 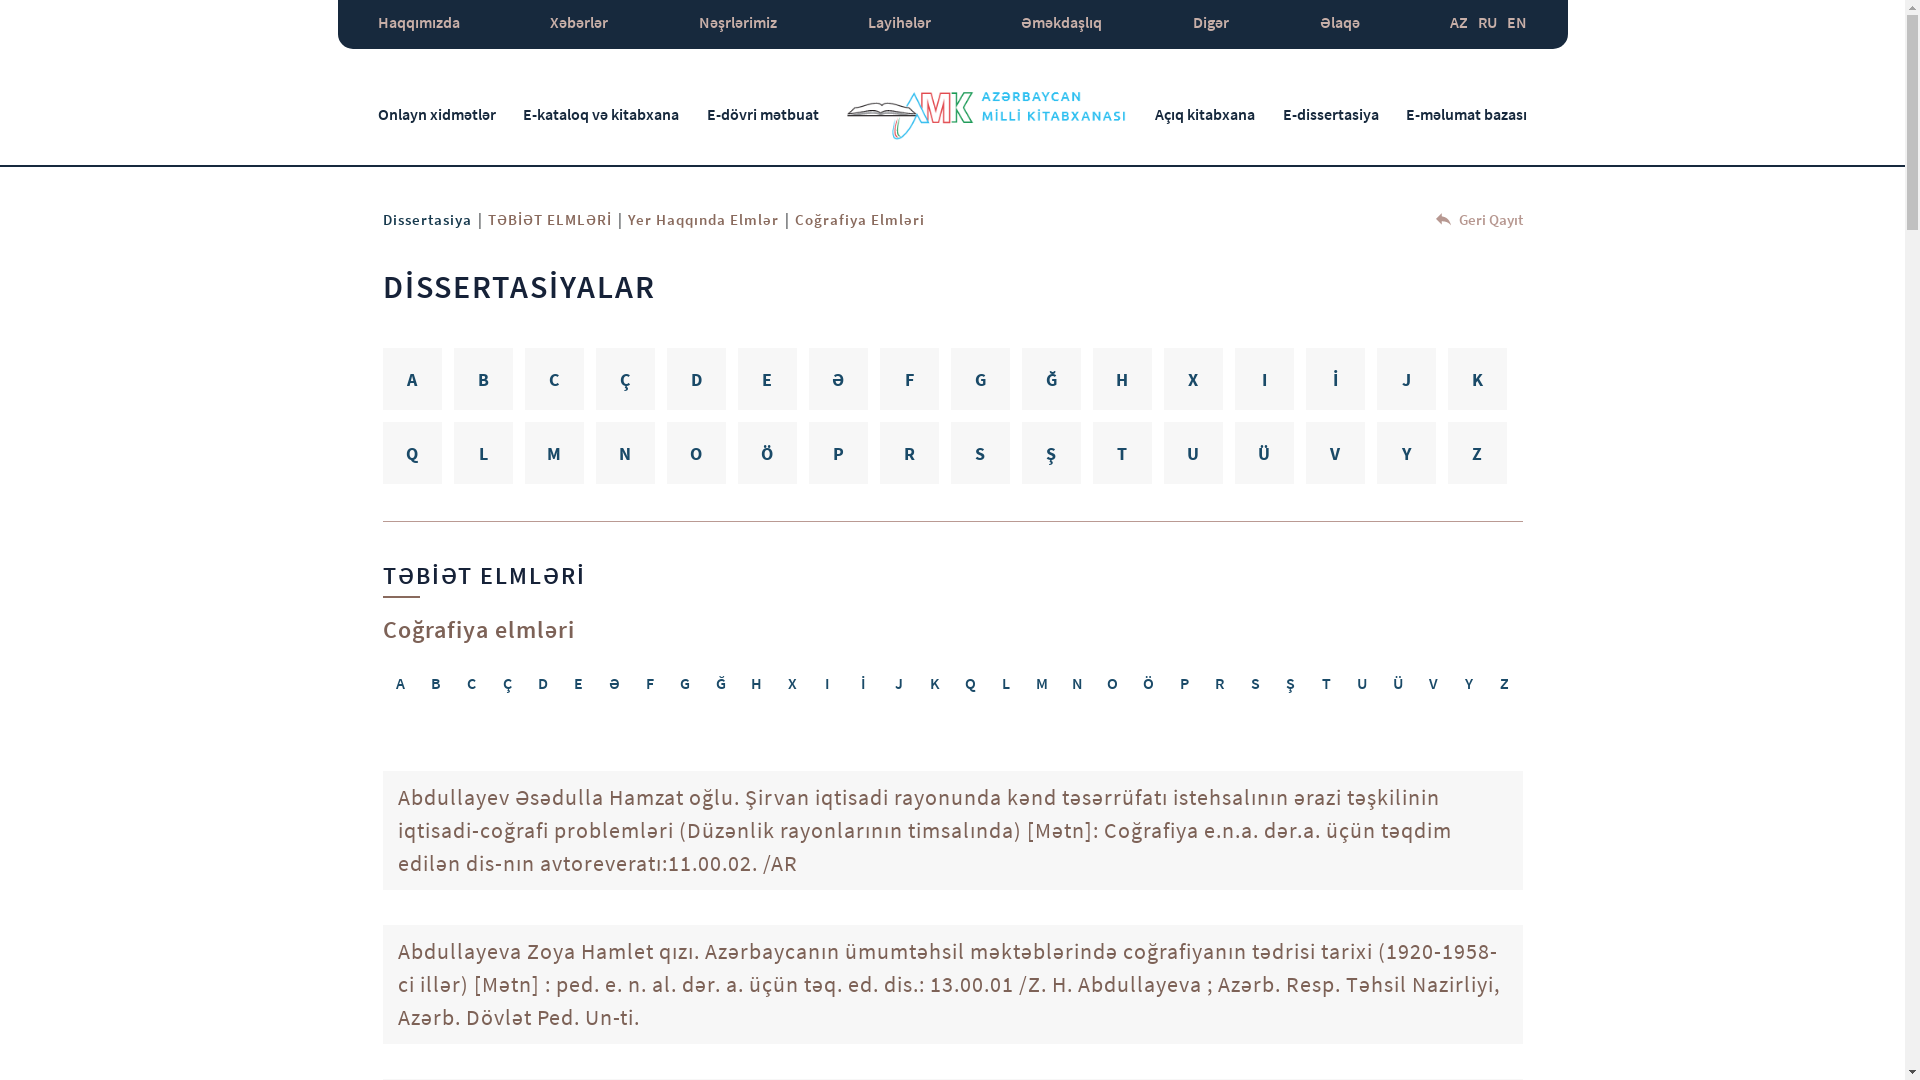 What do you see at coordinates (483, 452) in the screenshot?
I see `'L'` at bounding box center [483, 452].